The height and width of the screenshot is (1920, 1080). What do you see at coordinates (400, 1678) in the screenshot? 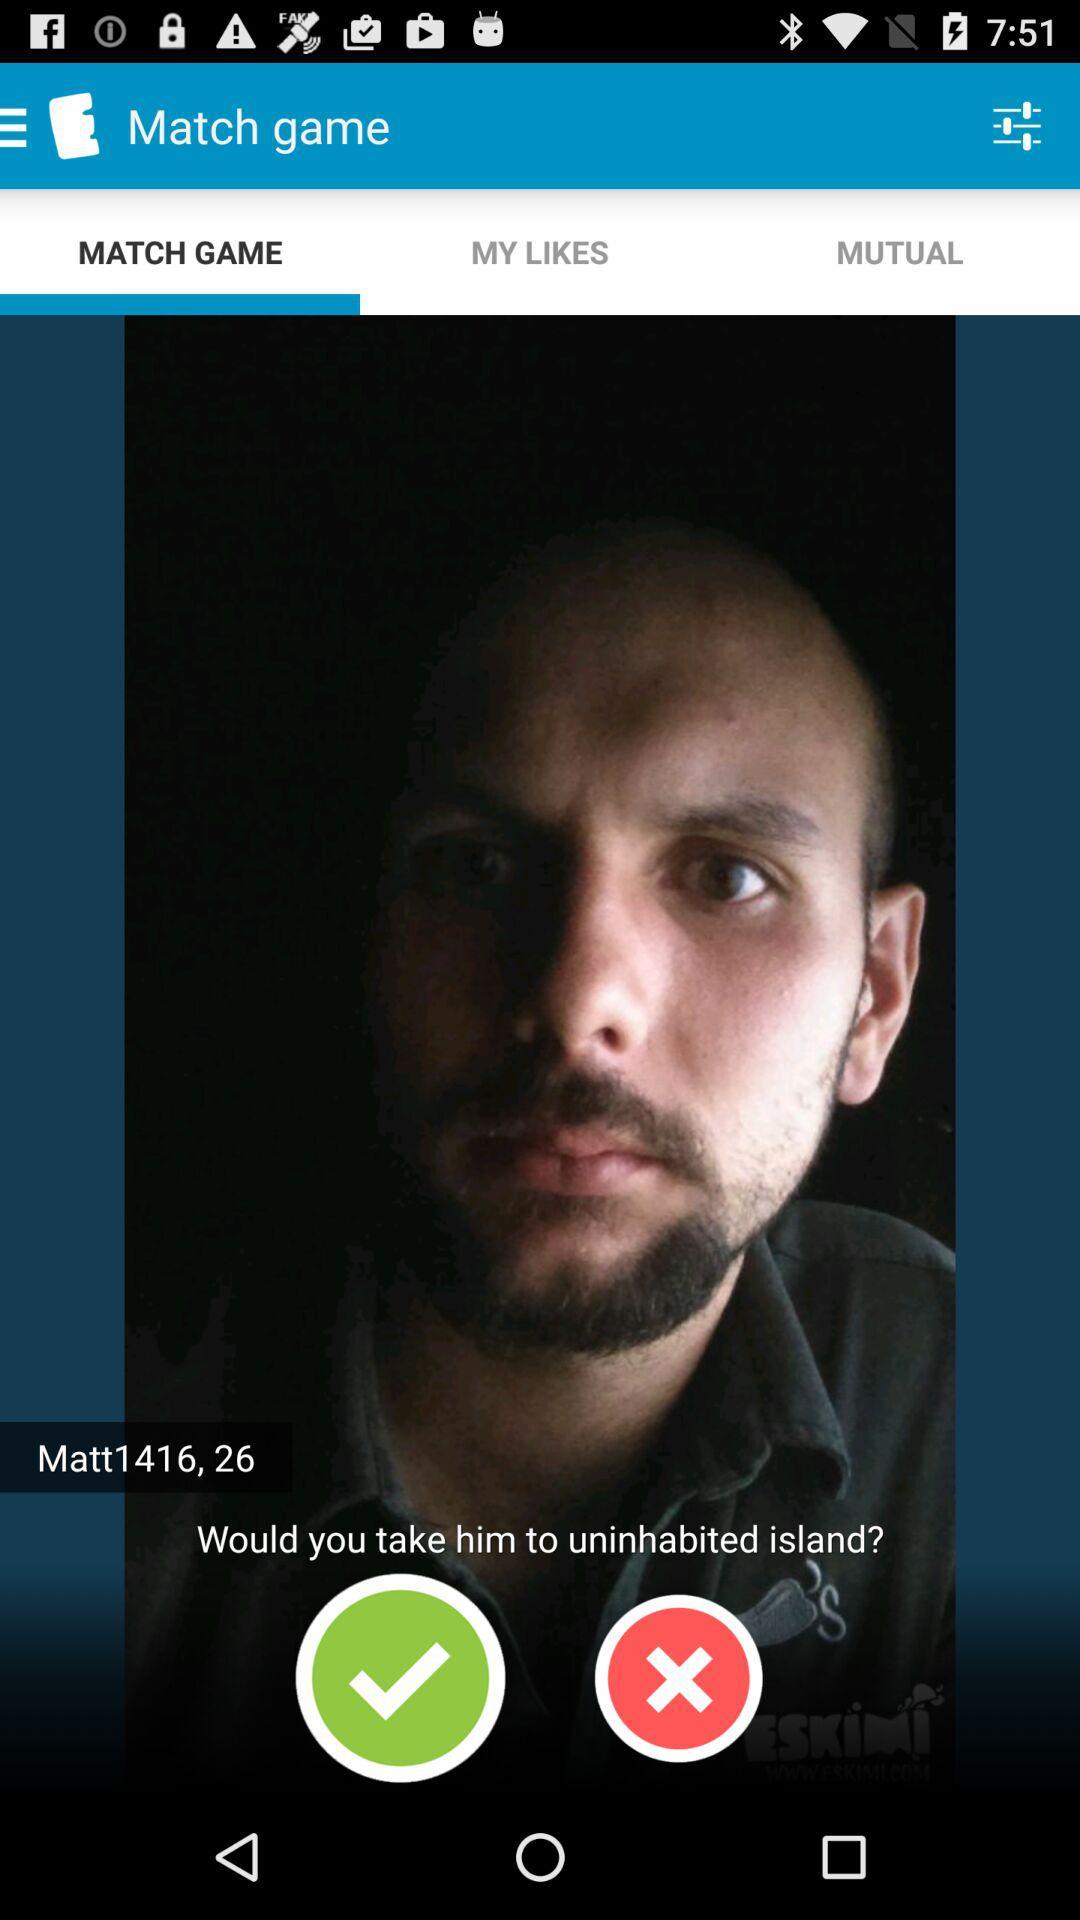
I see `option` at bounding box center [400, 1678].